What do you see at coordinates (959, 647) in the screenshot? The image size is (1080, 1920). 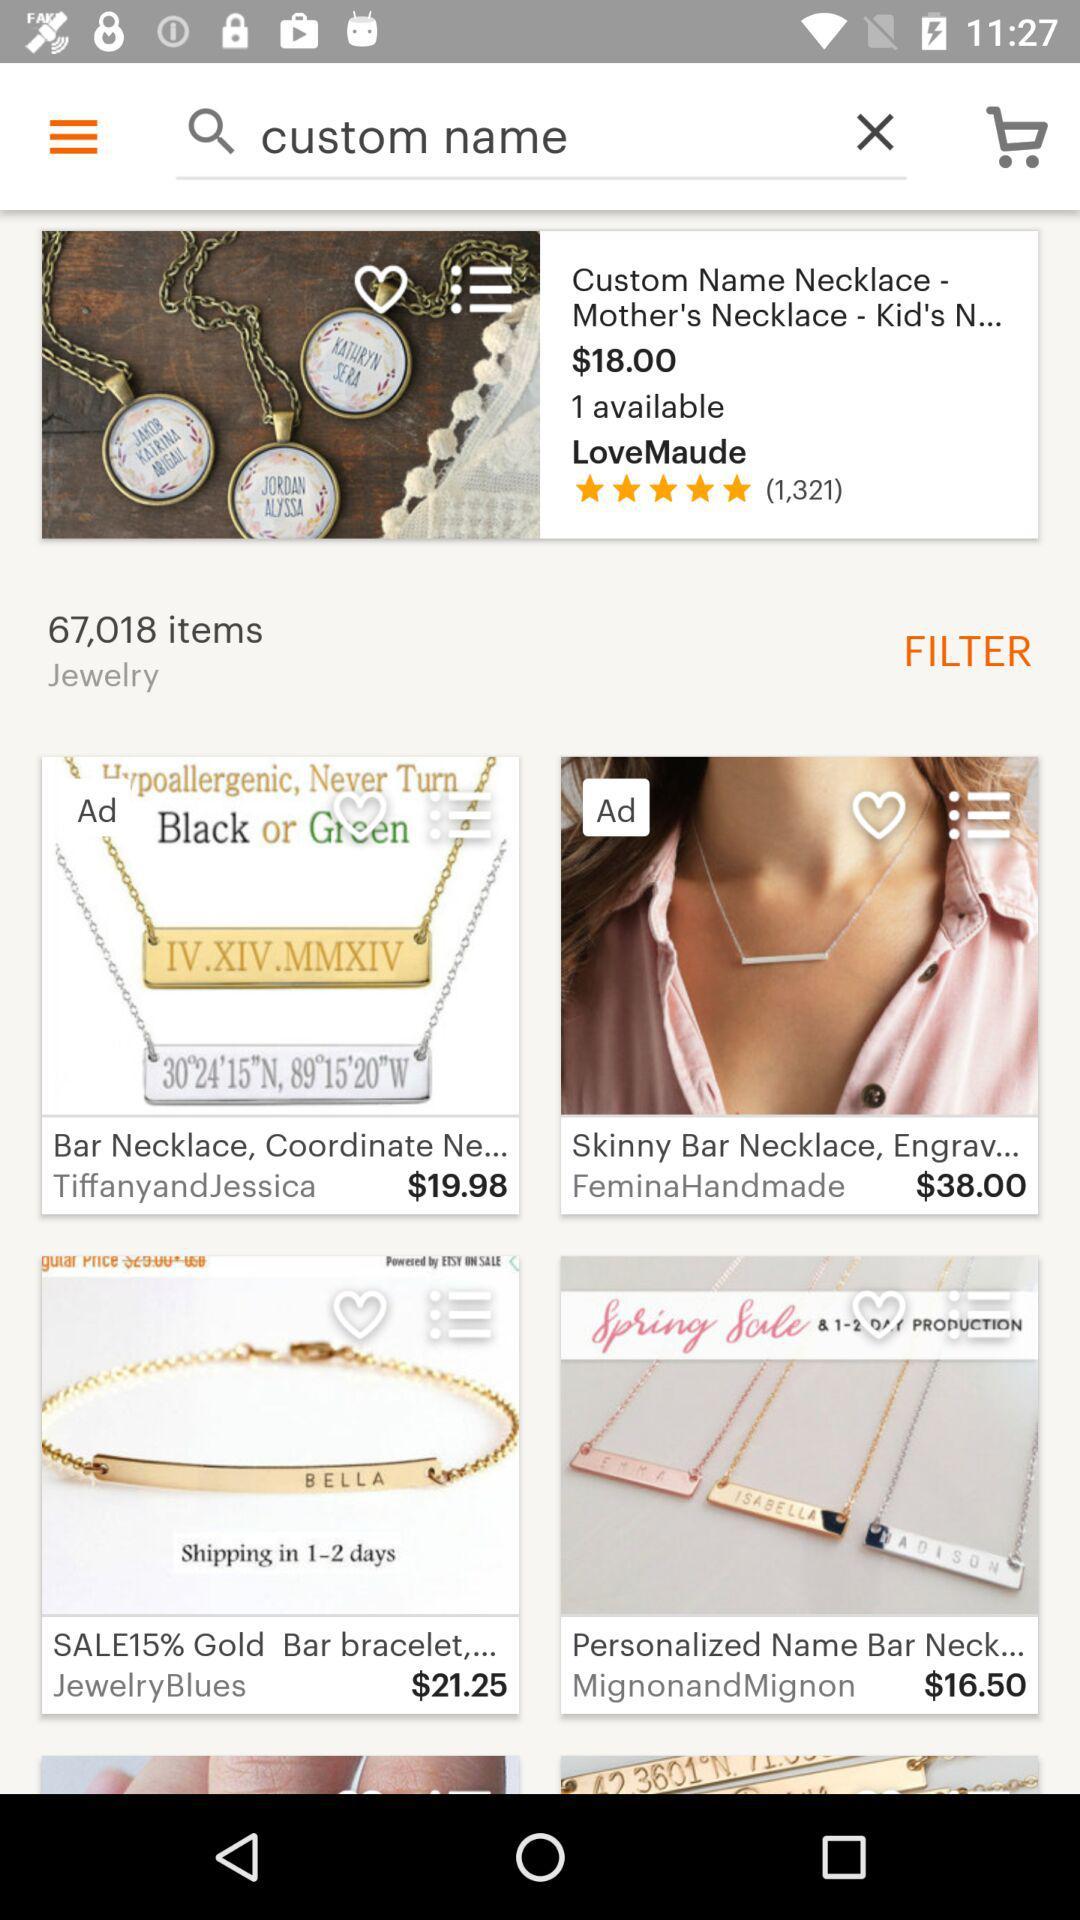 I see `filter item` at bounding box center [959, 647].